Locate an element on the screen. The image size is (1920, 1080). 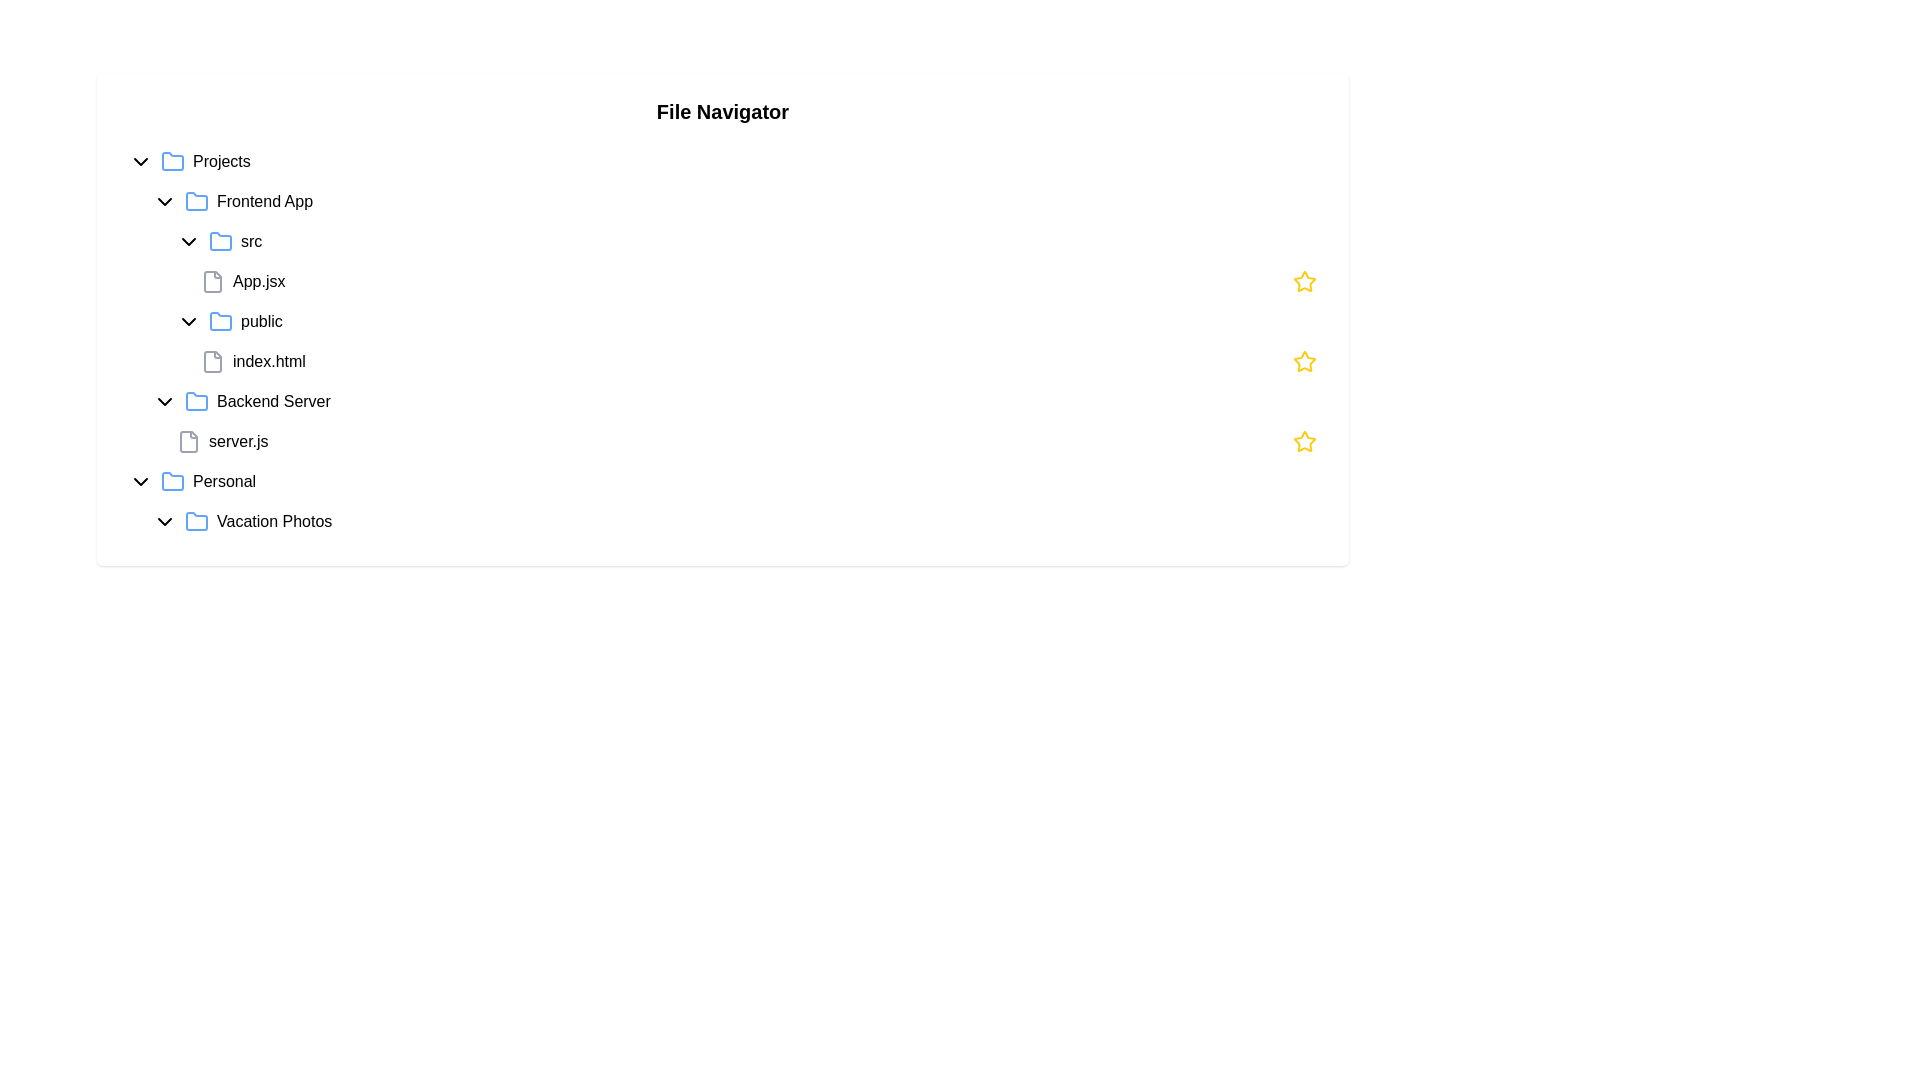
the light blue folder icon located next to the text 'Projects' to interact with it is located at coordinates (172, 161).